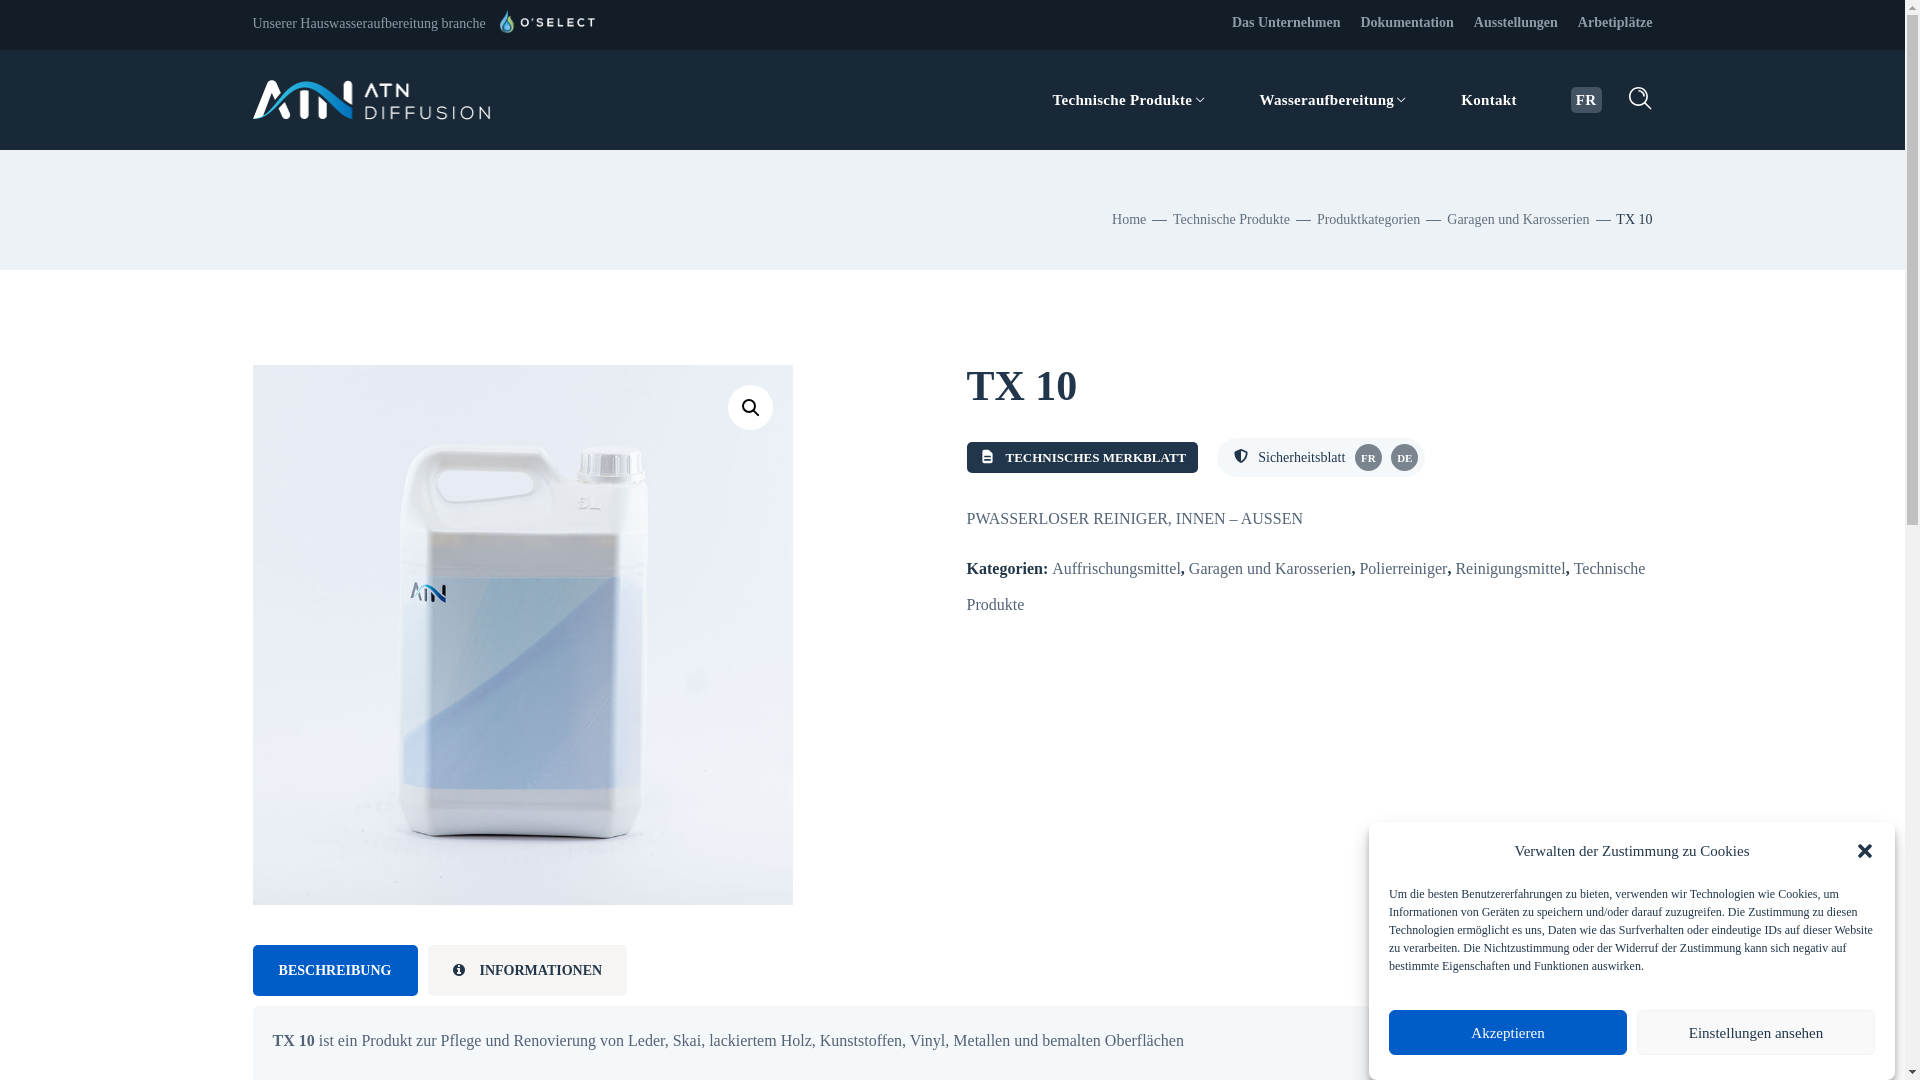 This screenshot has height=1080, width=1920. What do you see at coordinates (1403, 457) in the screenshot?
I see `'DE'` at bounding box center [1403, 457].